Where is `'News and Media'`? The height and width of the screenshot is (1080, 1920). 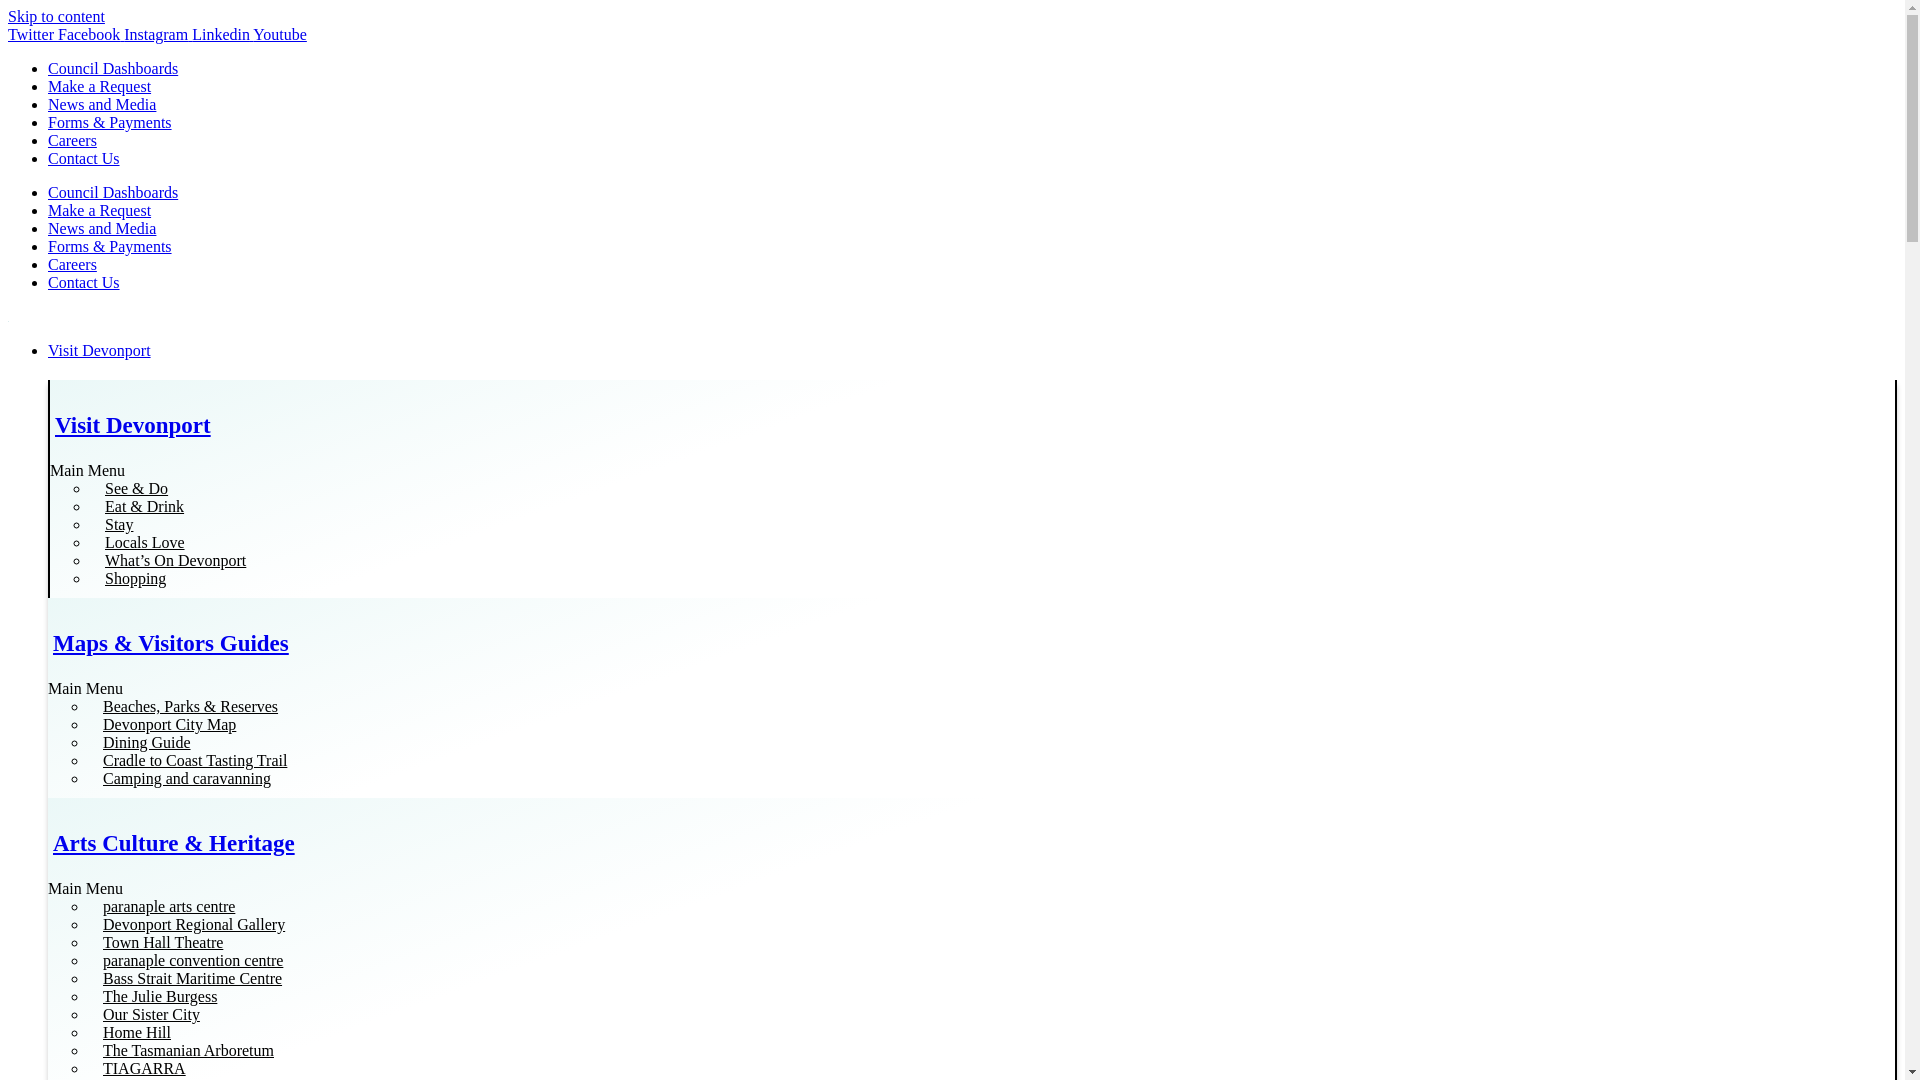
'News and Media' is located at coordinates (100, 227).